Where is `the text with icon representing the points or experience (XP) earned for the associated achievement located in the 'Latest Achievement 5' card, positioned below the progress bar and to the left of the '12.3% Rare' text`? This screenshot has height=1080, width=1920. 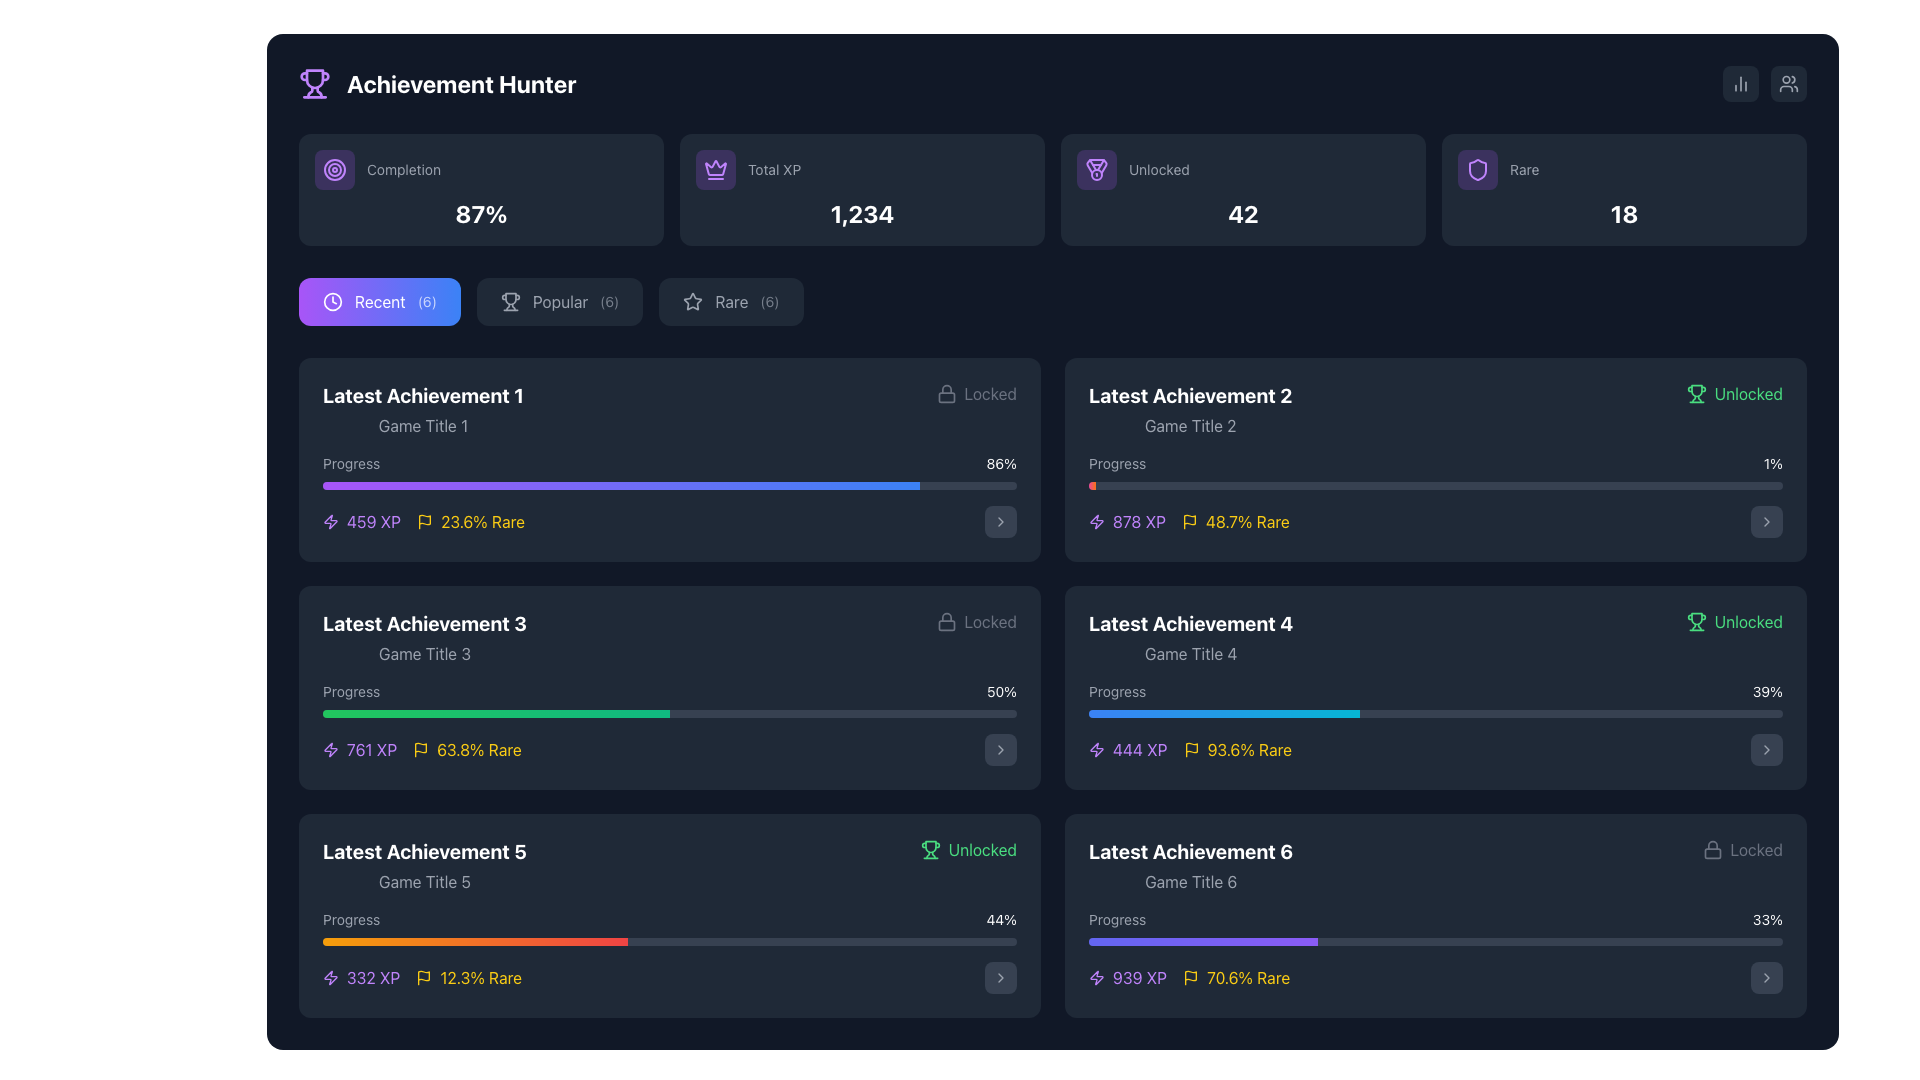
the text with icon representing the points or experience (XP) earned for the associated achievement located in the 'Latest Achievement 5' card, positioned below the progress bar and to the left of the '12.3% Rare' text is located at coordinates (361, 977).